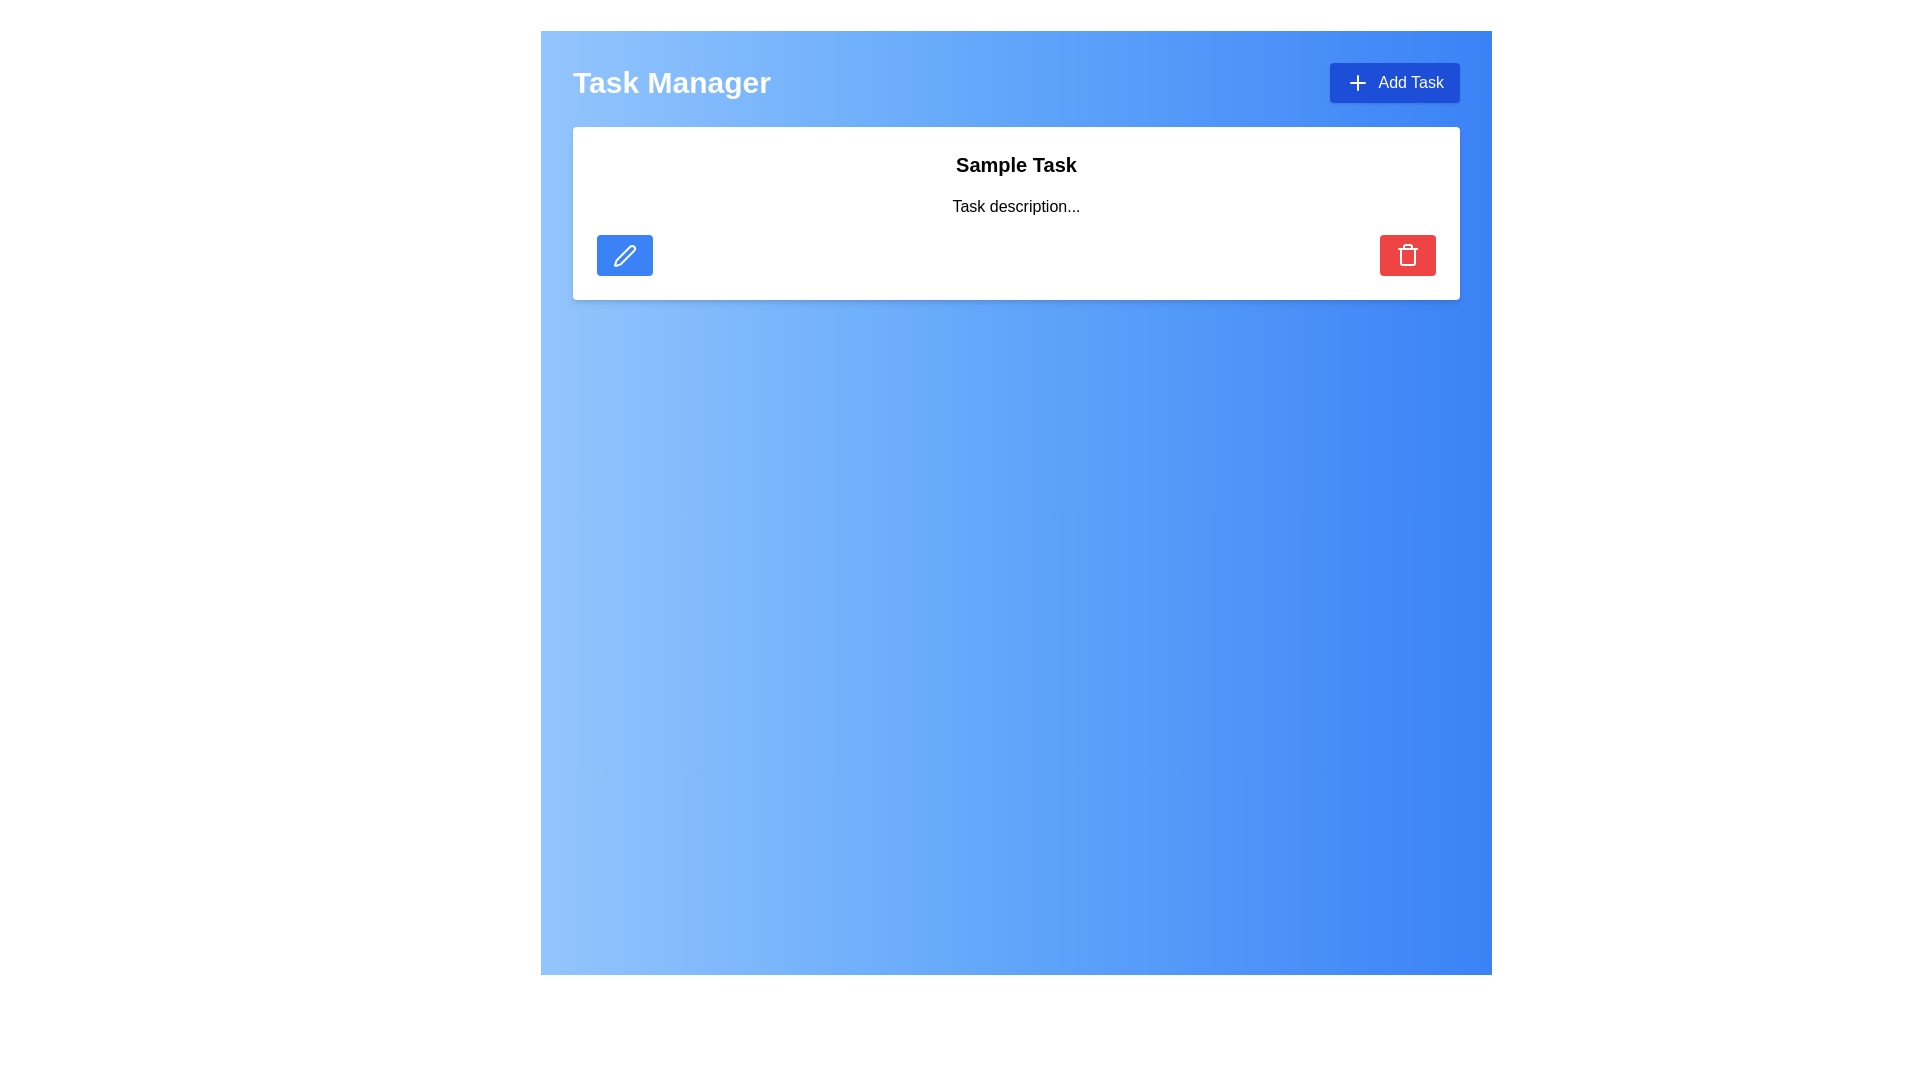  I want to click on the 'Add Task' button which contains the blue plus icon, so click(1358, 82).